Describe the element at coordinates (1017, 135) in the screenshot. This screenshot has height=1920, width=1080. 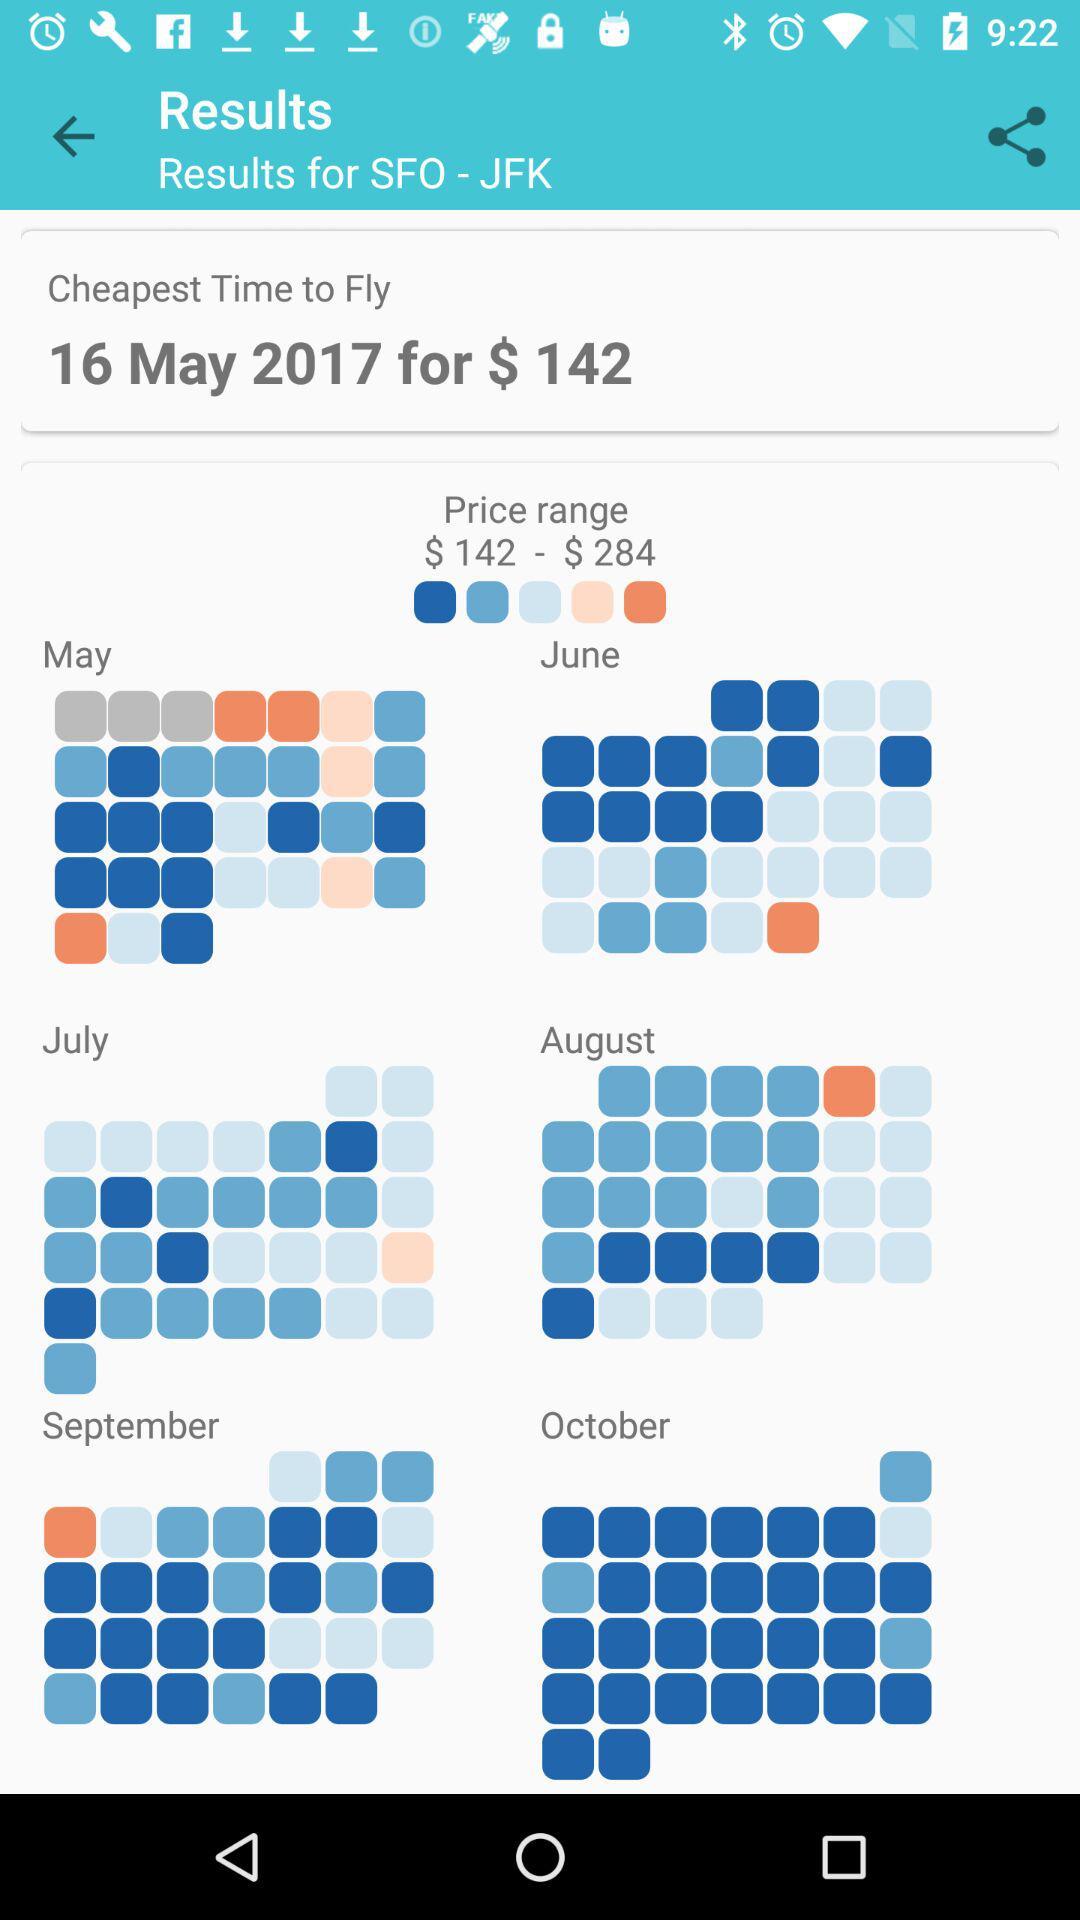
I see `item next to the results for sfo` at that location.